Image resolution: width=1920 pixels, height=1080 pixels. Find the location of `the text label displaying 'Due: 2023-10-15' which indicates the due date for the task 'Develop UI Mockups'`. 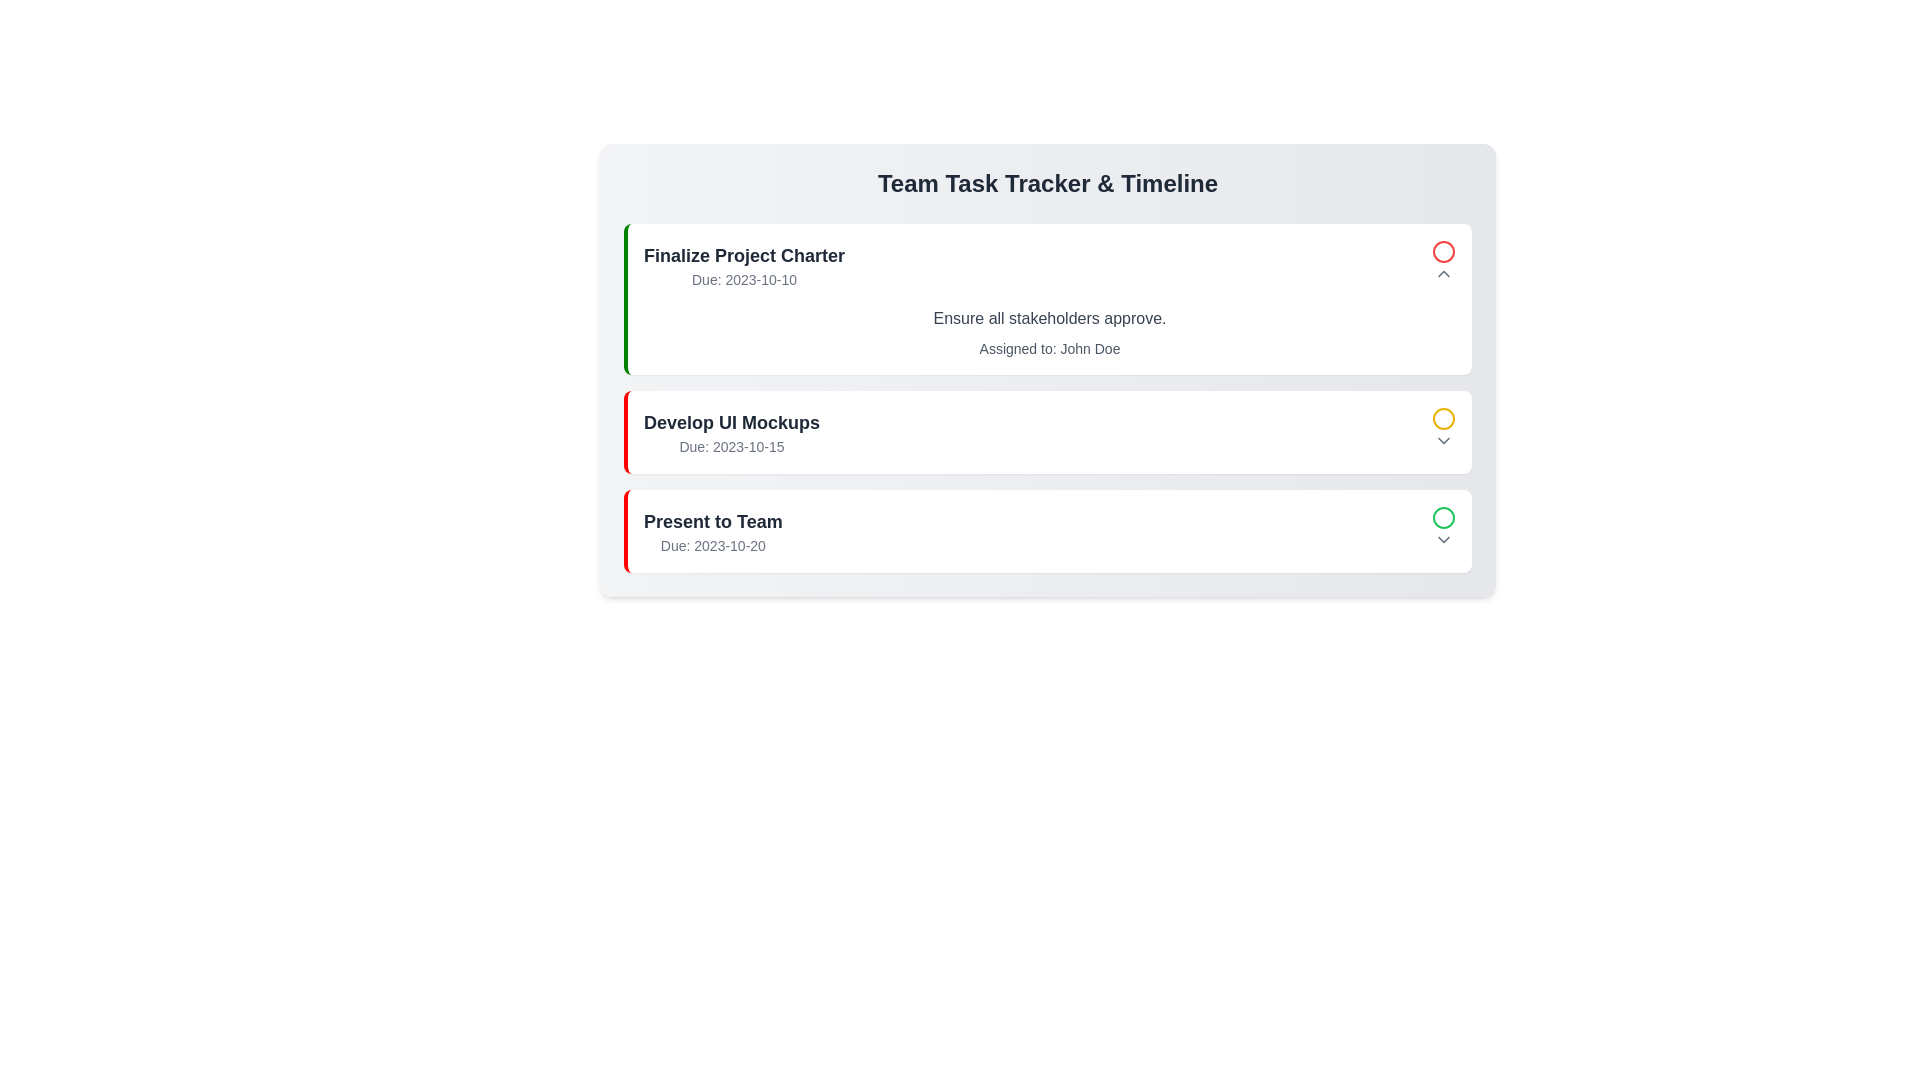

the text label displaying 'Due: 2023-10-15' which indicates the due date for the task 'Develop UI Mockups' is located at coordinates (731, 445).